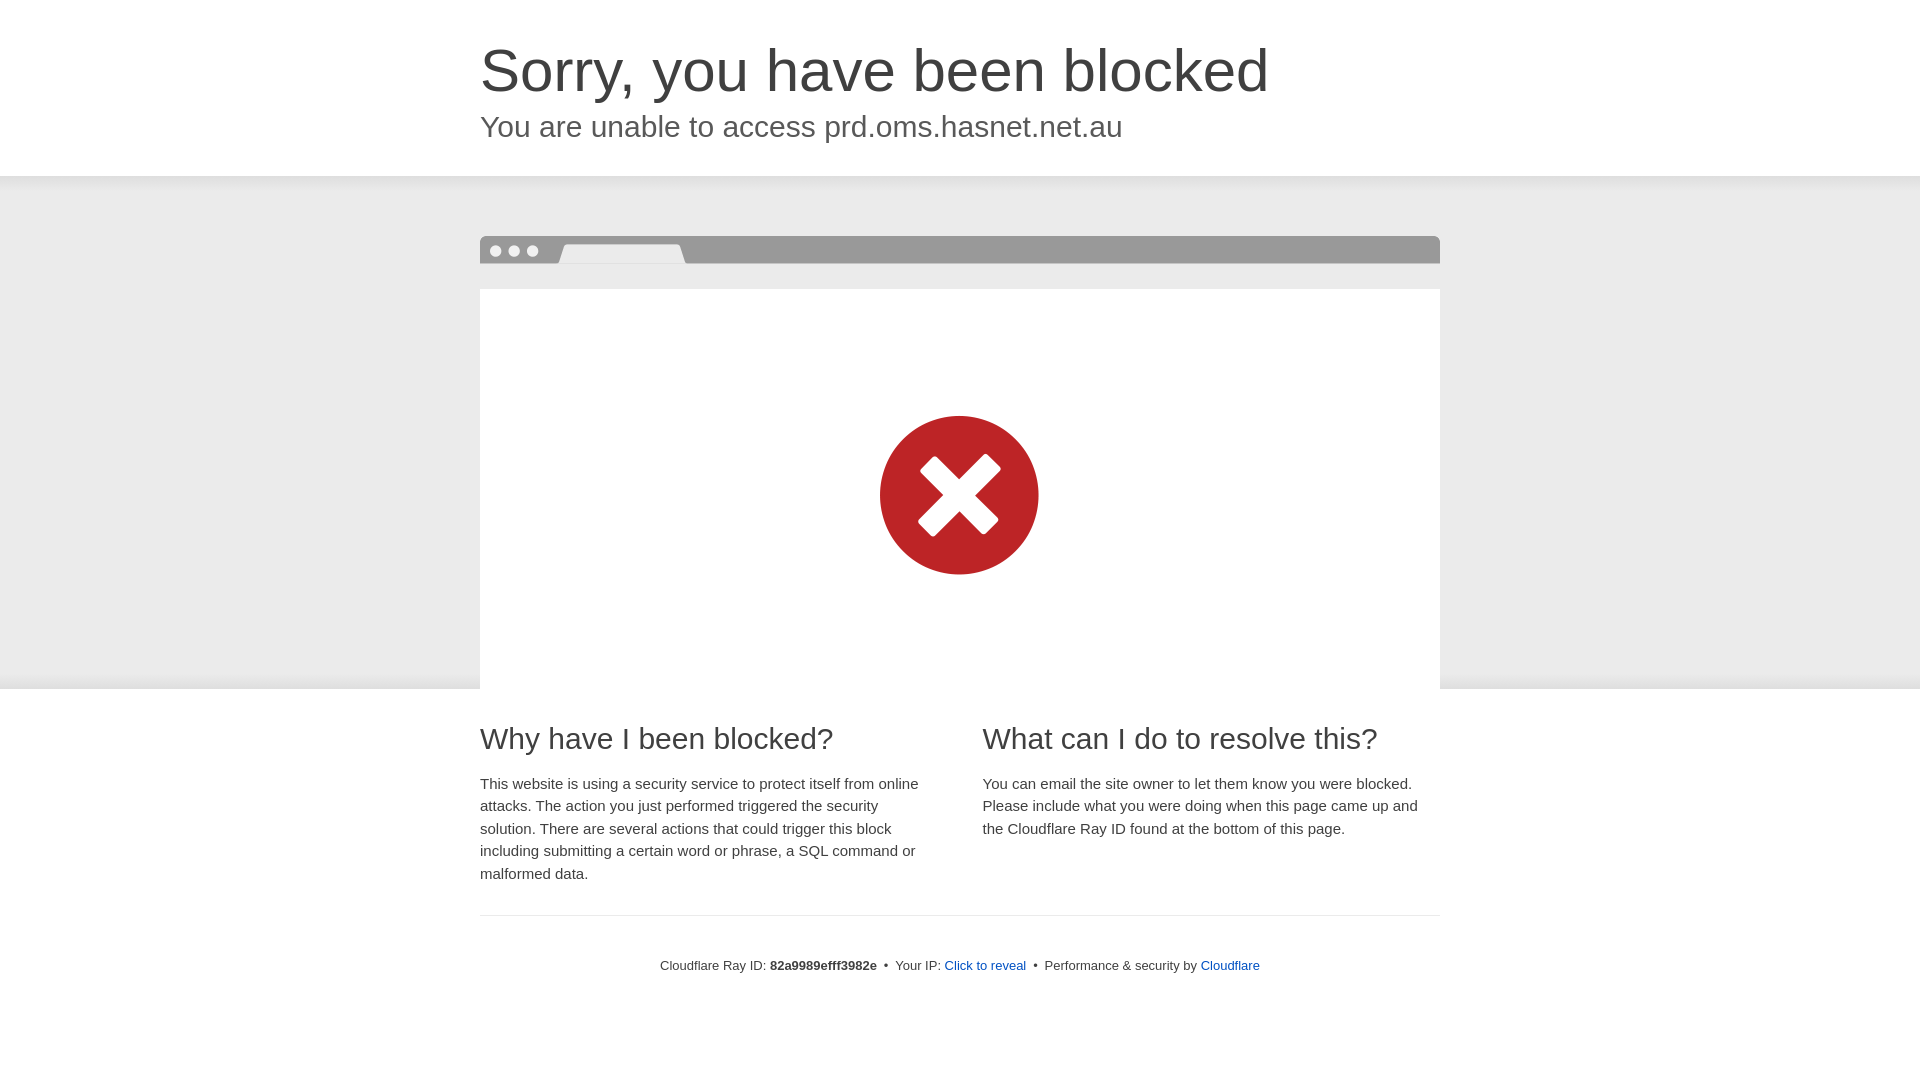 Image resolution: width=1920 pixels, height=1080 pixels. What do you see at coordinates (1200, 964) in the screenshot?
I see `'Cloudflare'` at bounding box center [1200, 964].